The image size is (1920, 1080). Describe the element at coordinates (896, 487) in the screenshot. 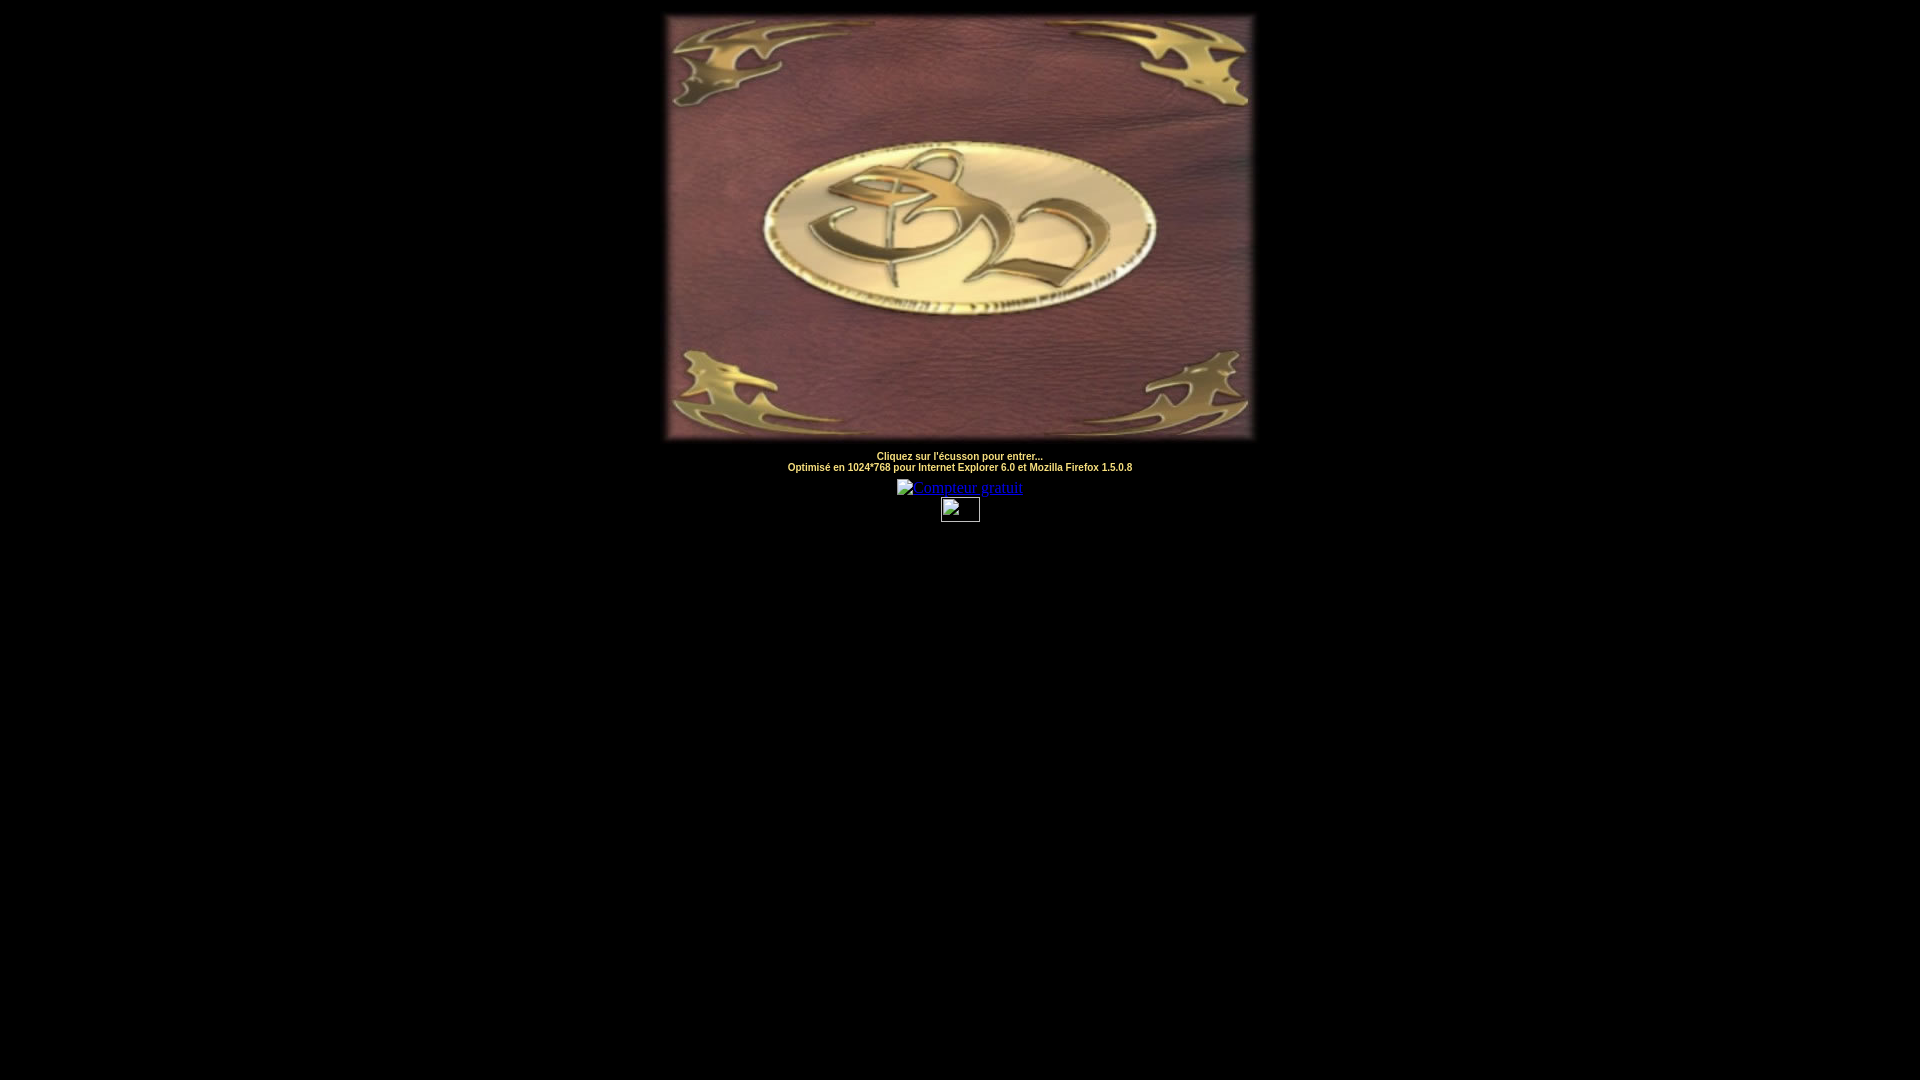

I see `'Compteur gratuit'` at that location.